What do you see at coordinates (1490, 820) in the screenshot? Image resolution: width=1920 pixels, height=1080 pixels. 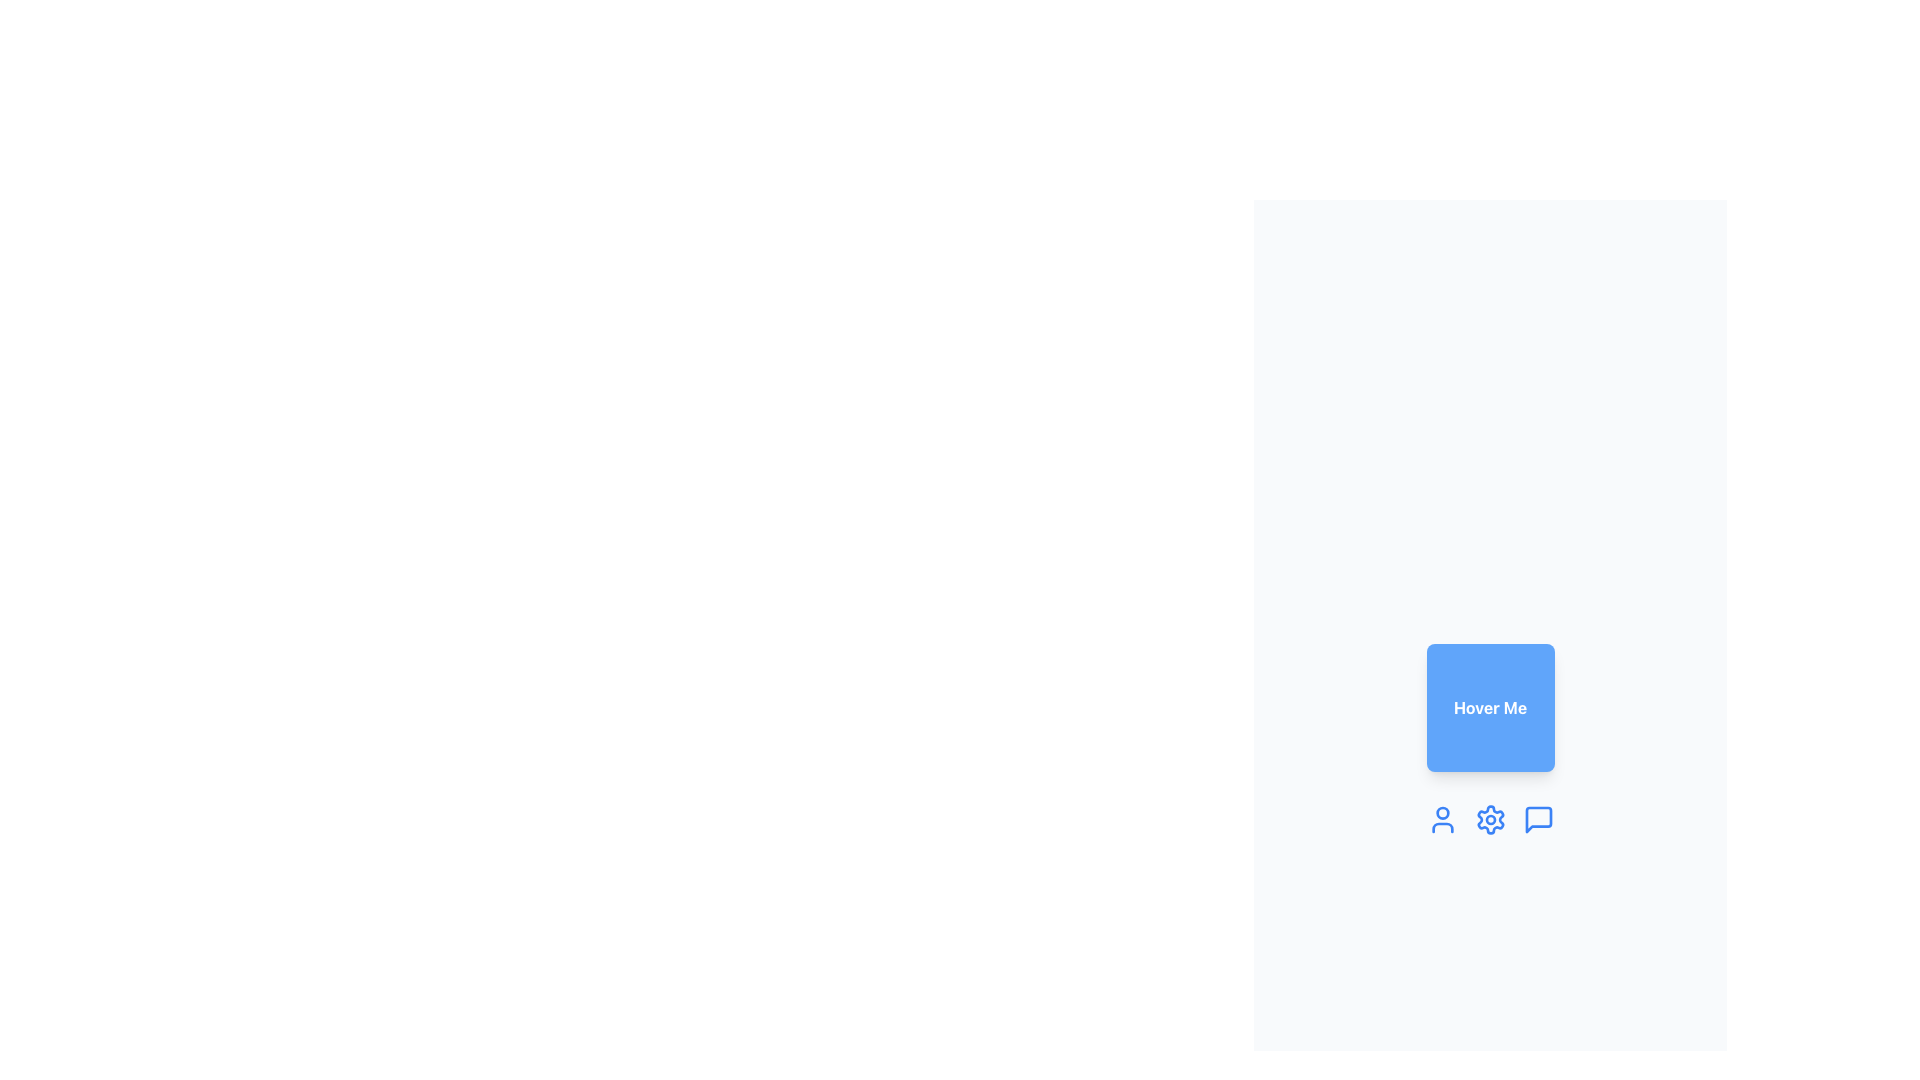 I see `the gear-shaped icon located between the user icon and the speech bubble icon` at bounding box center [1490, 820].